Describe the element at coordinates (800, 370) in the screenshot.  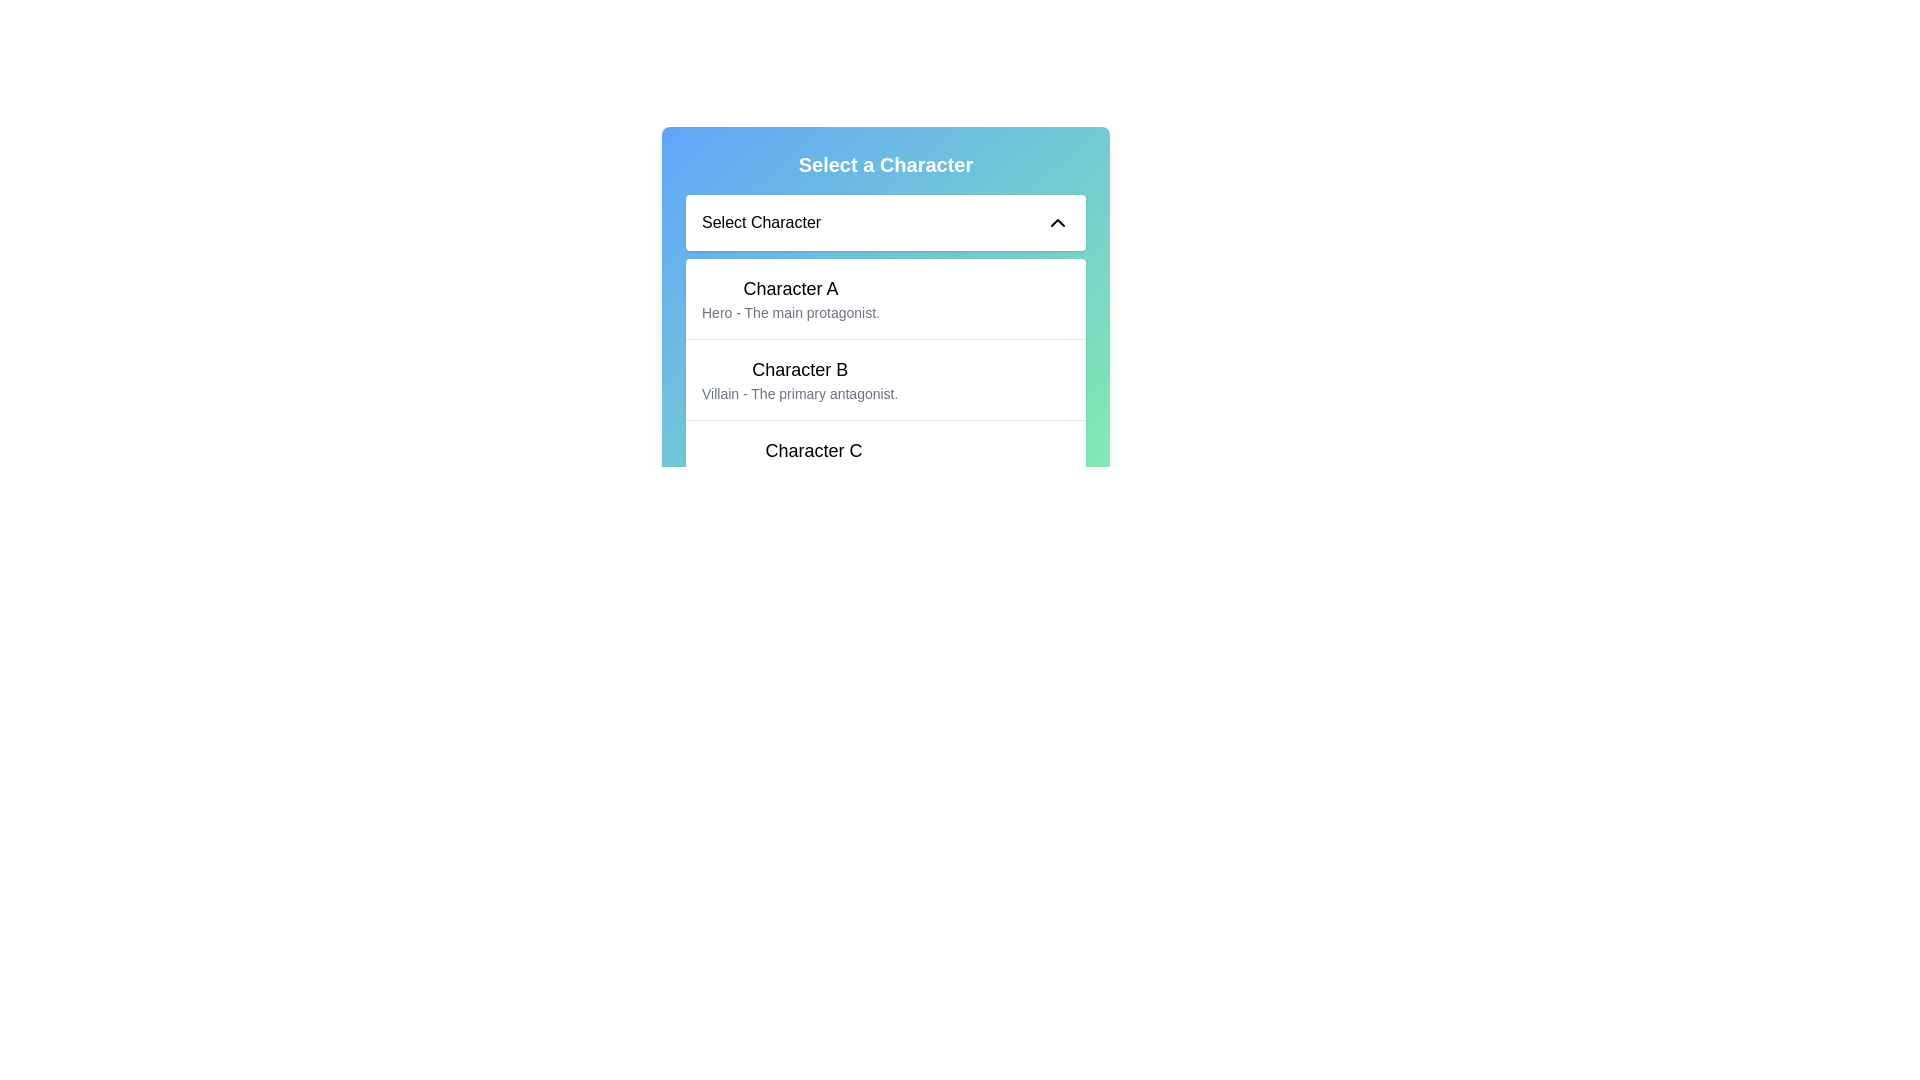
I see `the text label 'Character B'` at that location.